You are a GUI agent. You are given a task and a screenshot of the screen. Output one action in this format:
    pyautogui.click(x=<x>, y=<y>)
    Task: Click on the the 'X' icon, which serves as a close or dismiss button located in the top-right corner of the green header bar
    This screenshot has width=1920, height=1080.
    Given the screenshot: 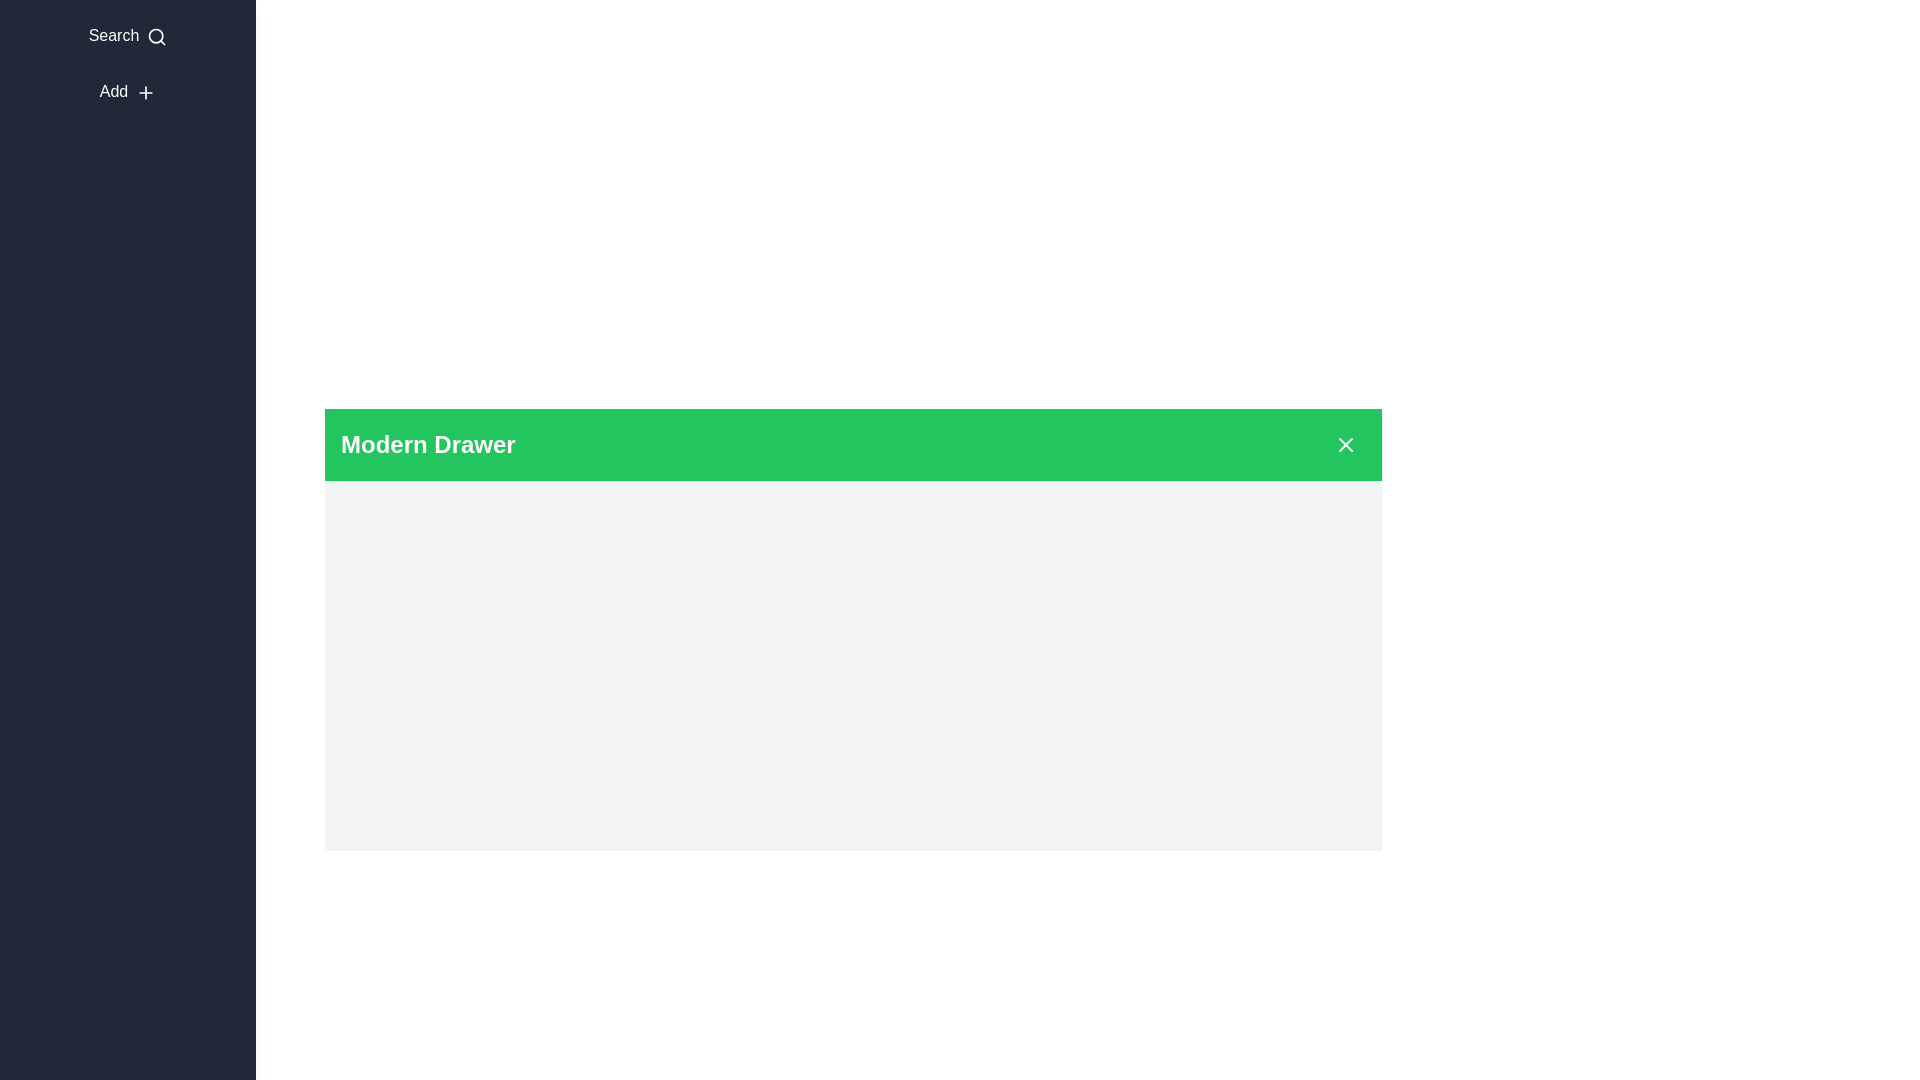 What is the action you would take?
    pyautogui.click(x=1345, y=443)
    